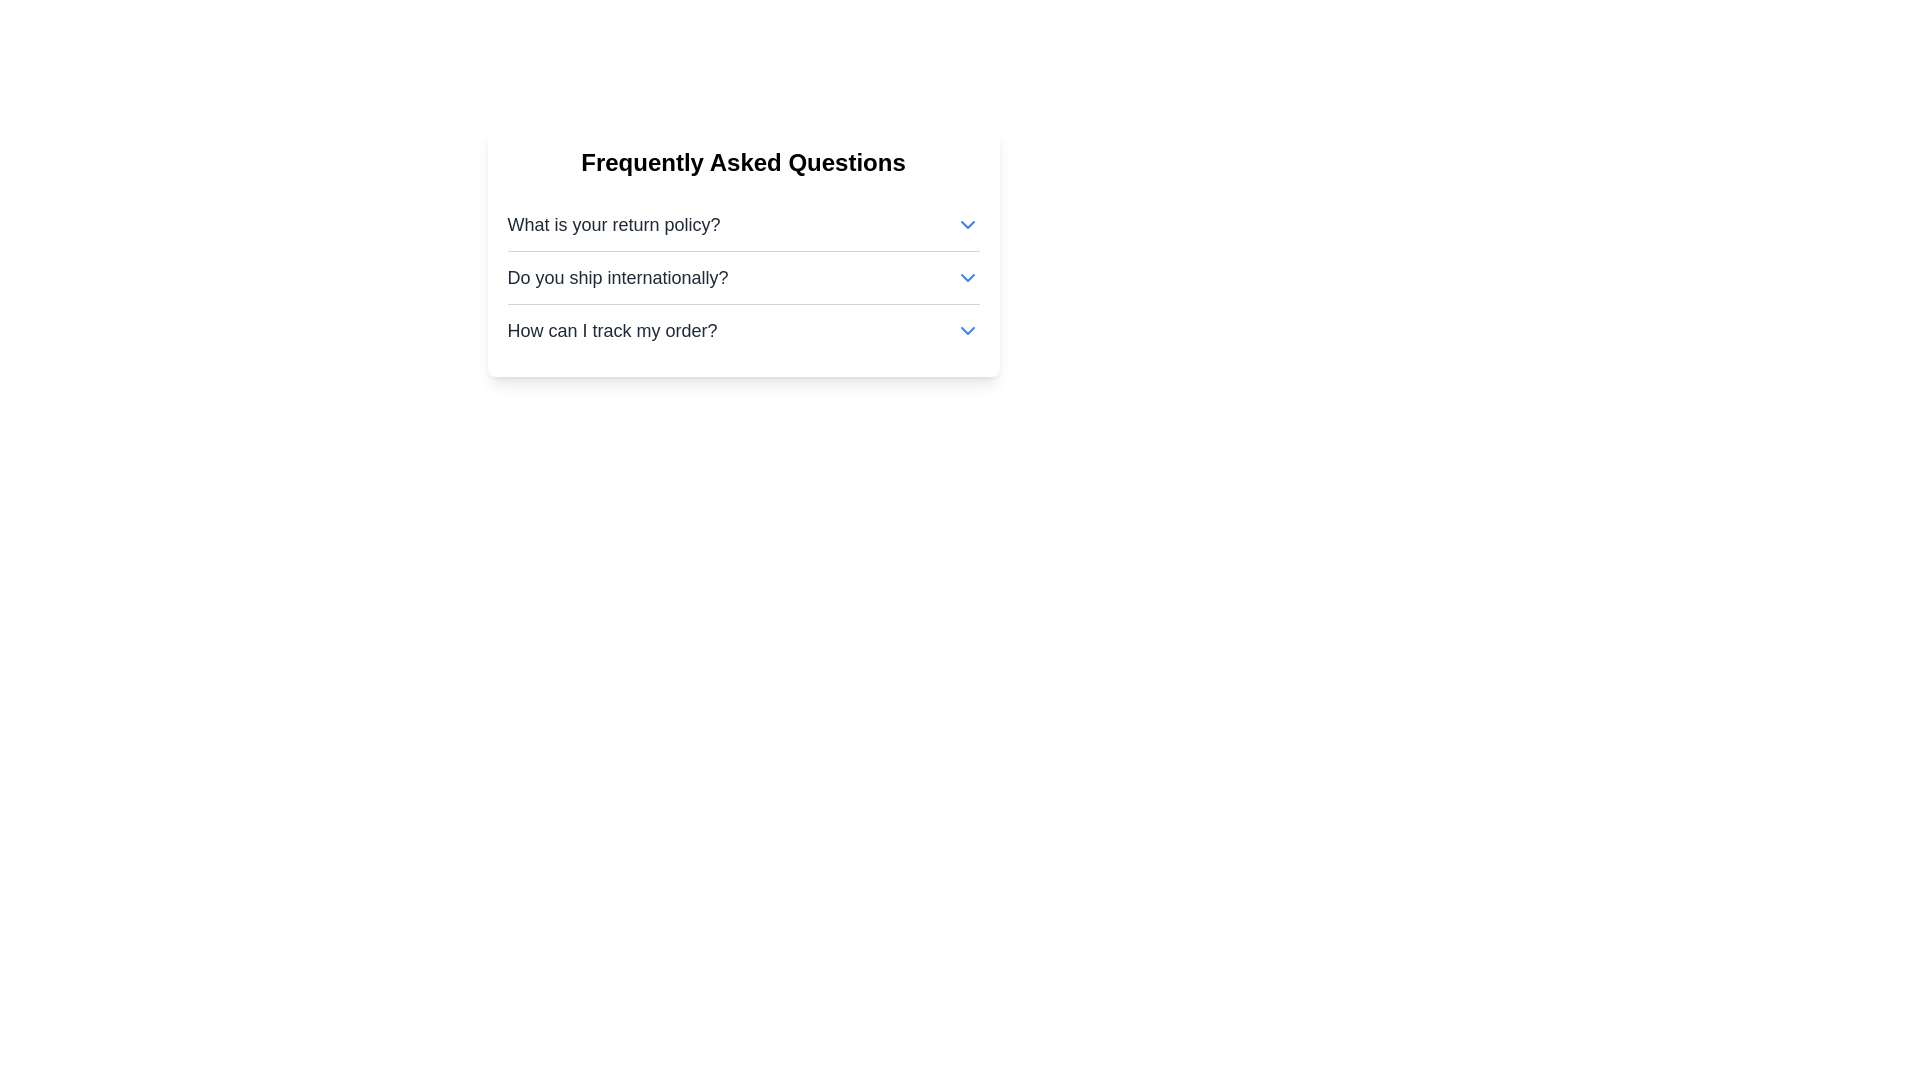 The height and width of the screenshot is (1080, 1920). Describe the element at coordinates (742, 329) in the screenshot. I see `the Expandable FAQ item titled 'How can I track my order?' for keyboard navigation` at that location.